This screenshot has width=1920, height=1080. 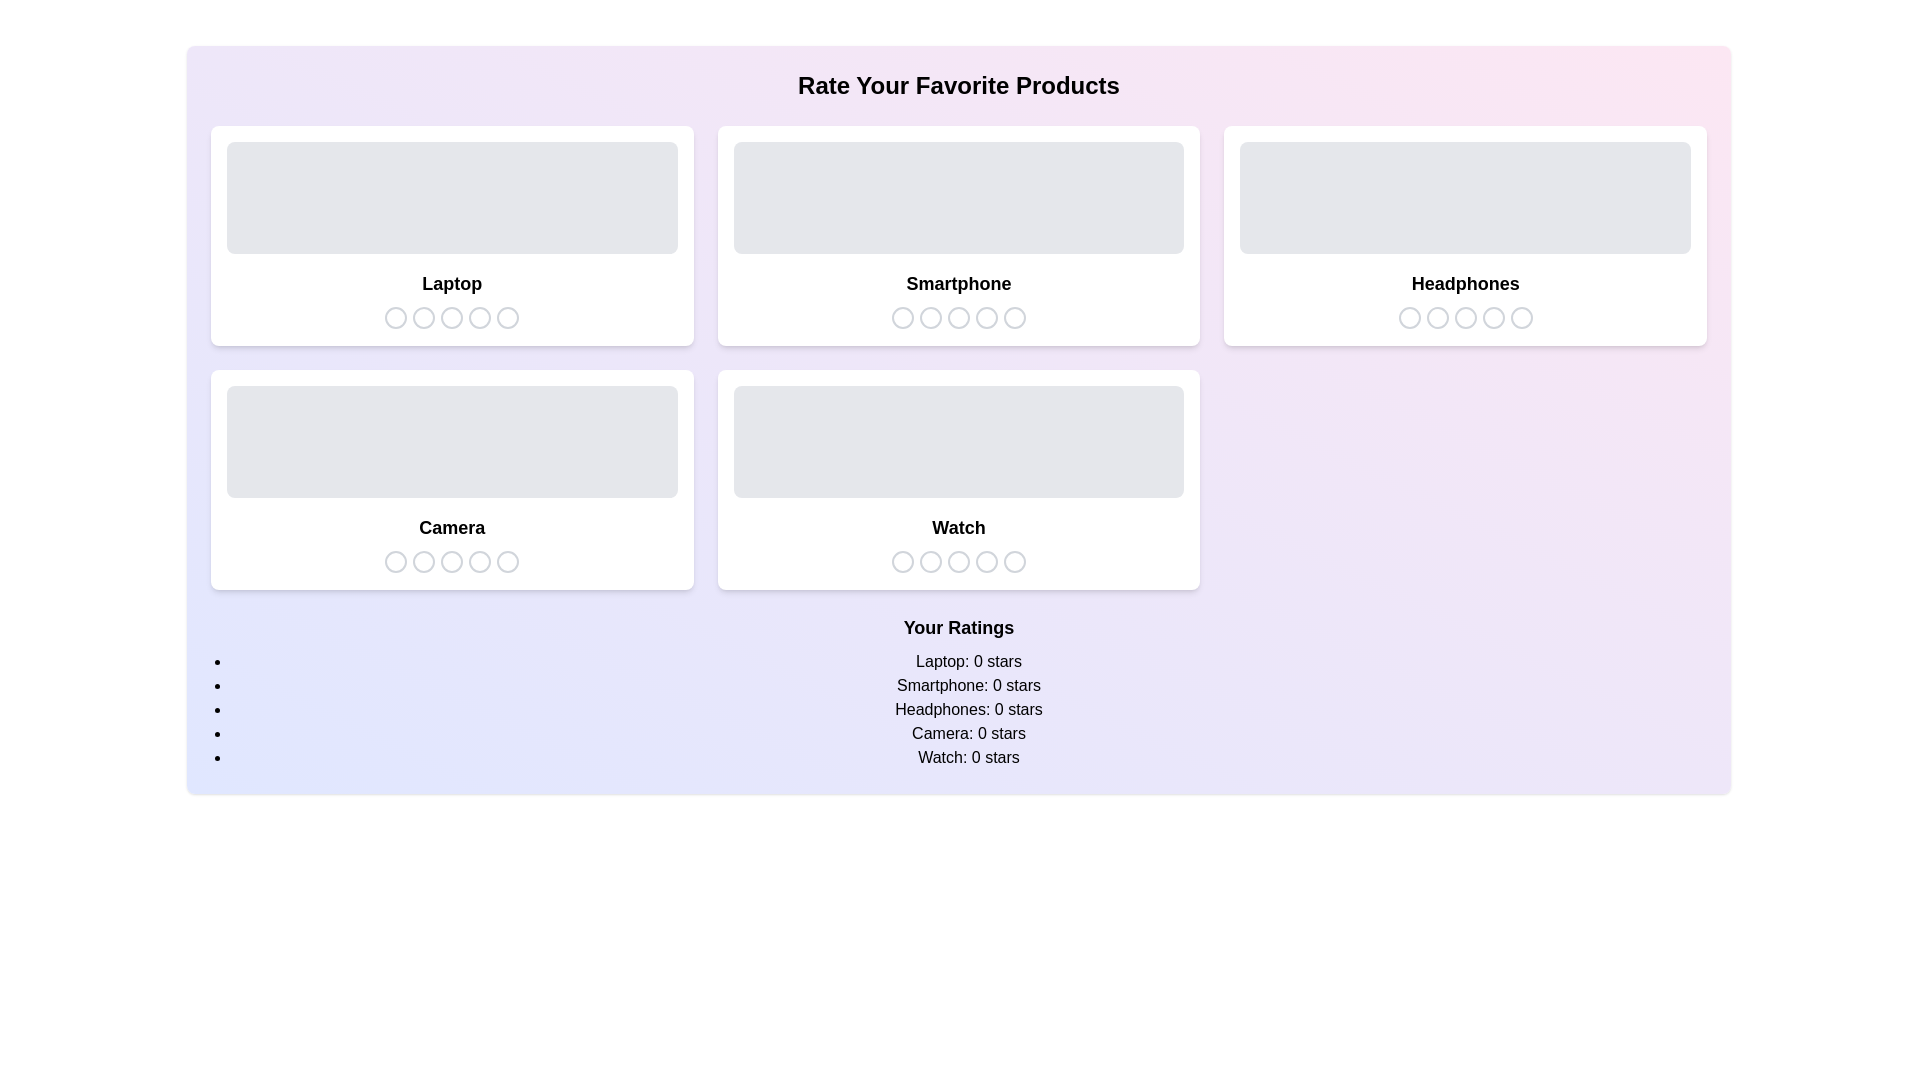 What do you see at coordinates (480, 562) in the screenshot?
I see `the star icon corresponding to 4 stars for the product Camera` at bounding box center [480, 562].